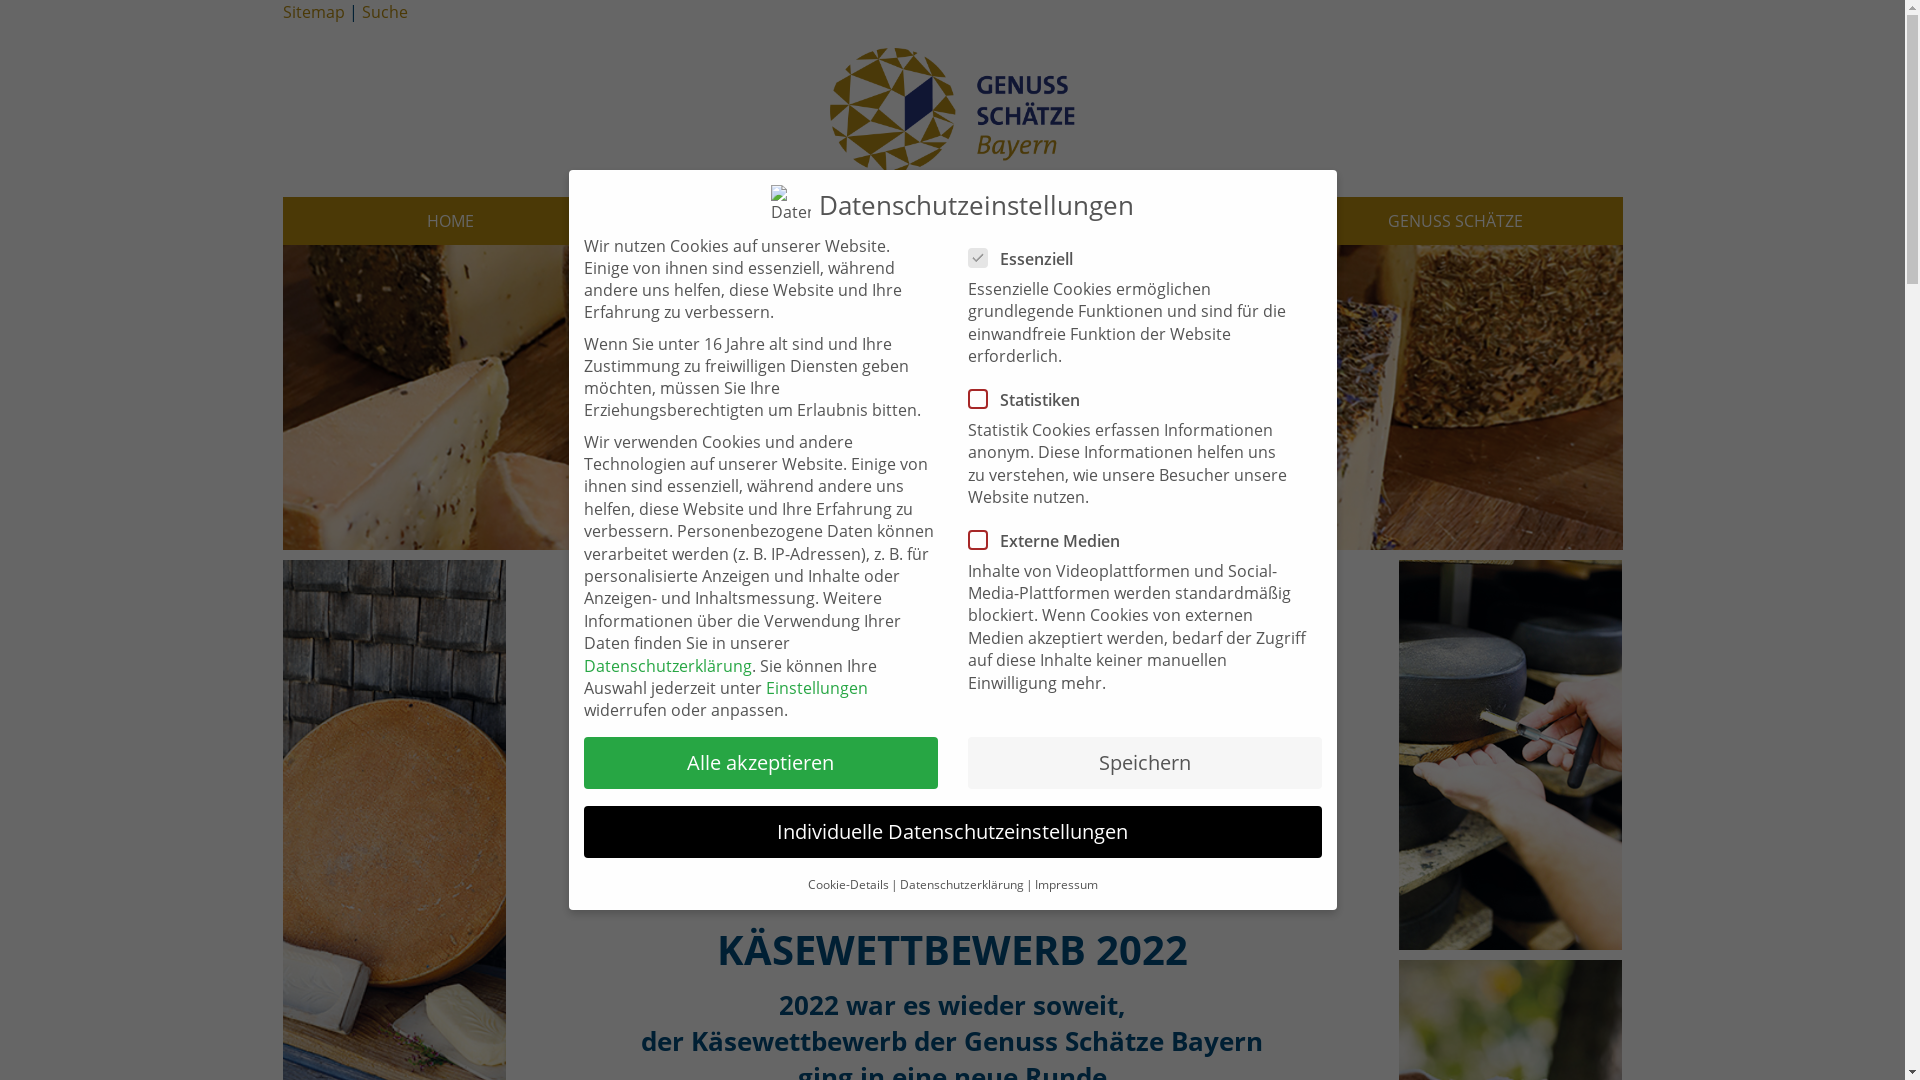 Image resolution: width=1920 pixels, height=1080 pixels. I want to click on 'Cookie-Details', so click(848, 883).